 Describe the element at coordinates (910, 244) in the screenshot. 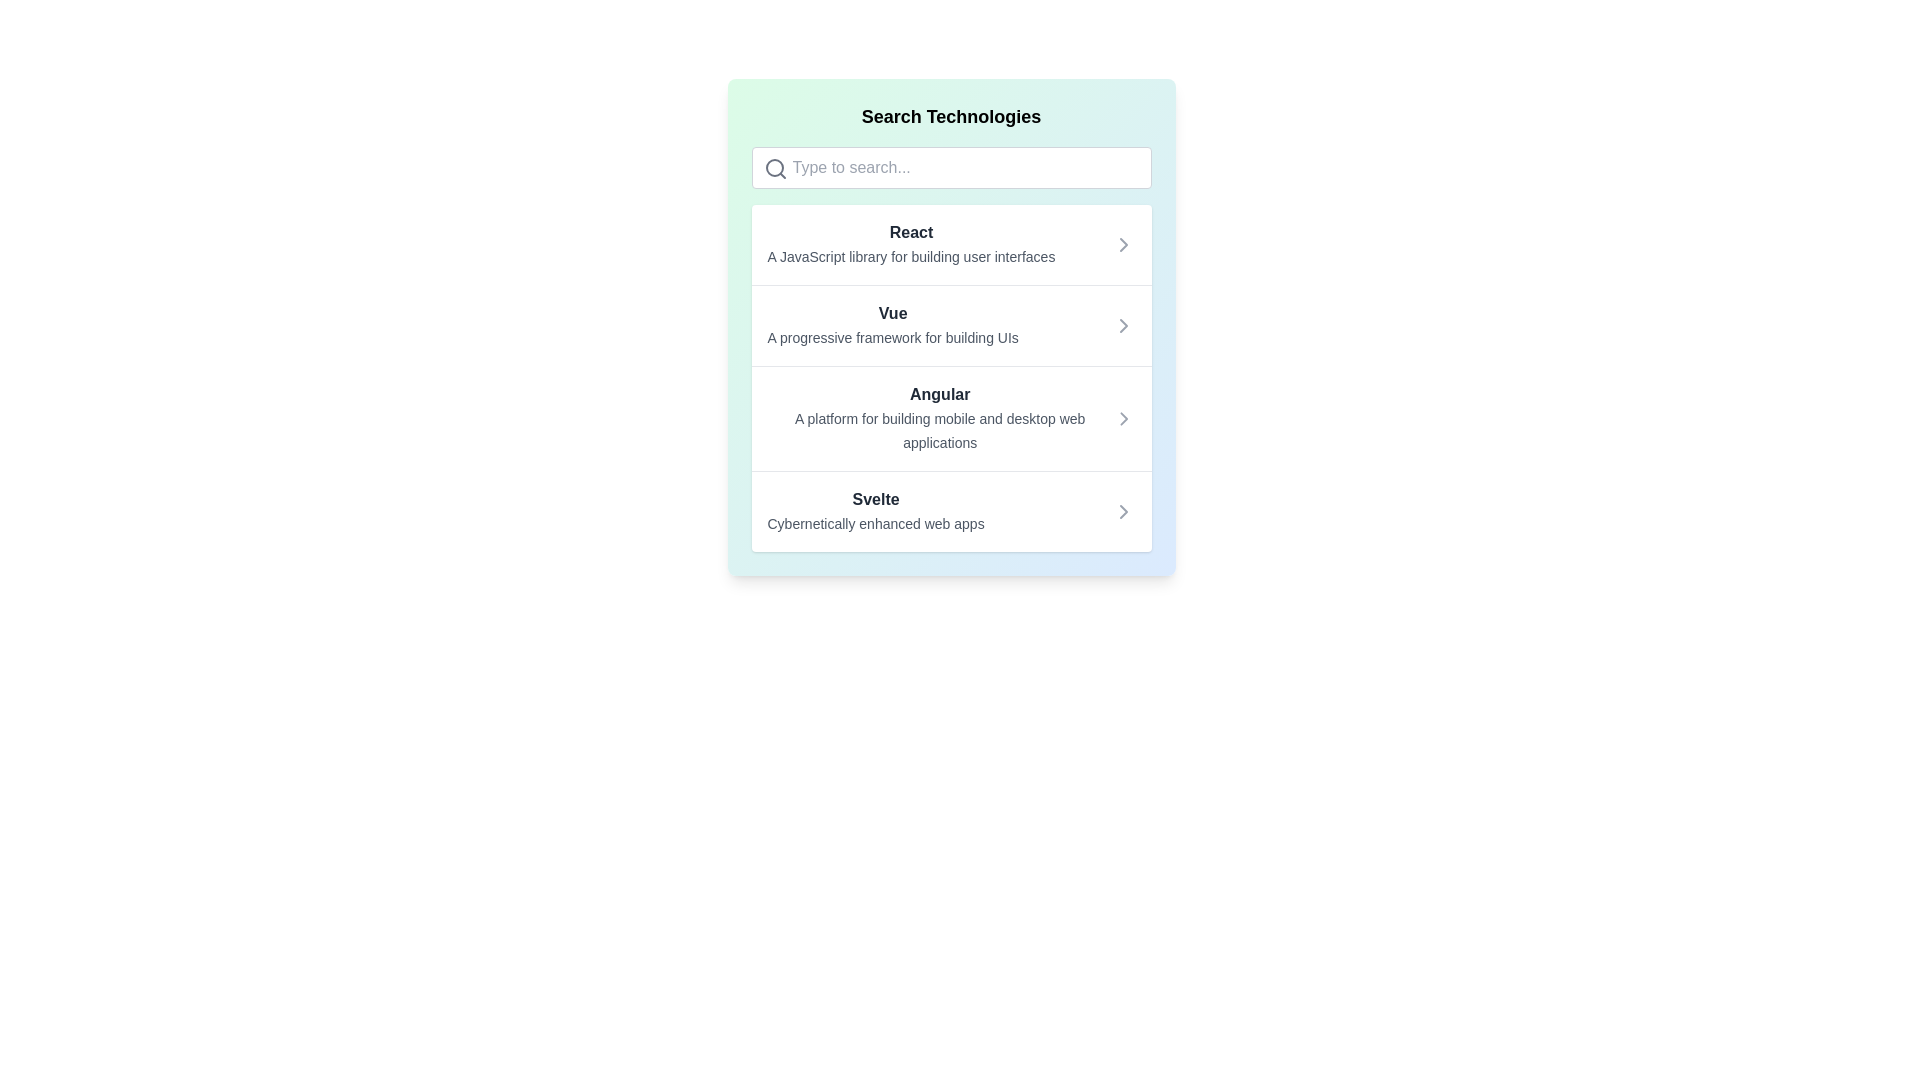

I see `text displayed in the Text Block which contains 'React' and its description 'A JavaScript library for building user interfaces.'` at that location.